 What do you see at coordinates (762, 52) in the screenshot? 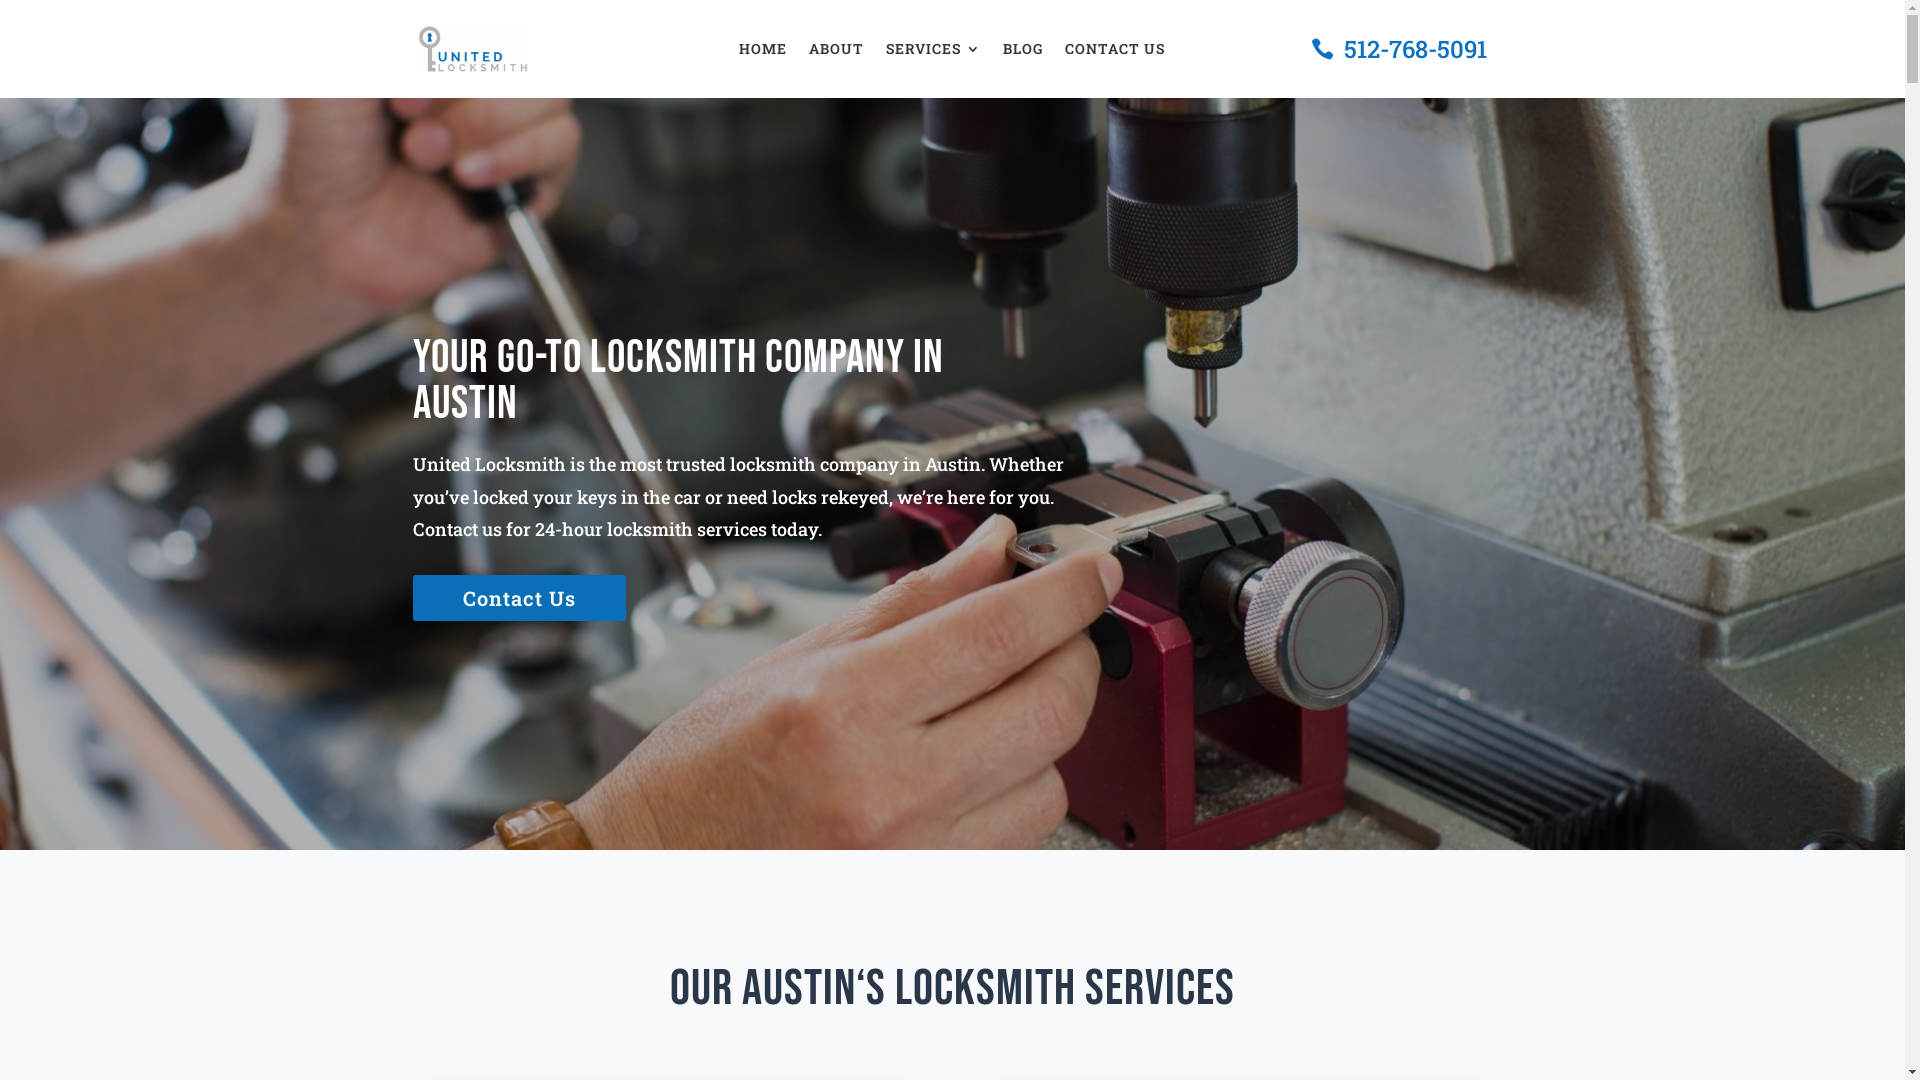
I see `'HOME'` at bounding box center [762, 52].